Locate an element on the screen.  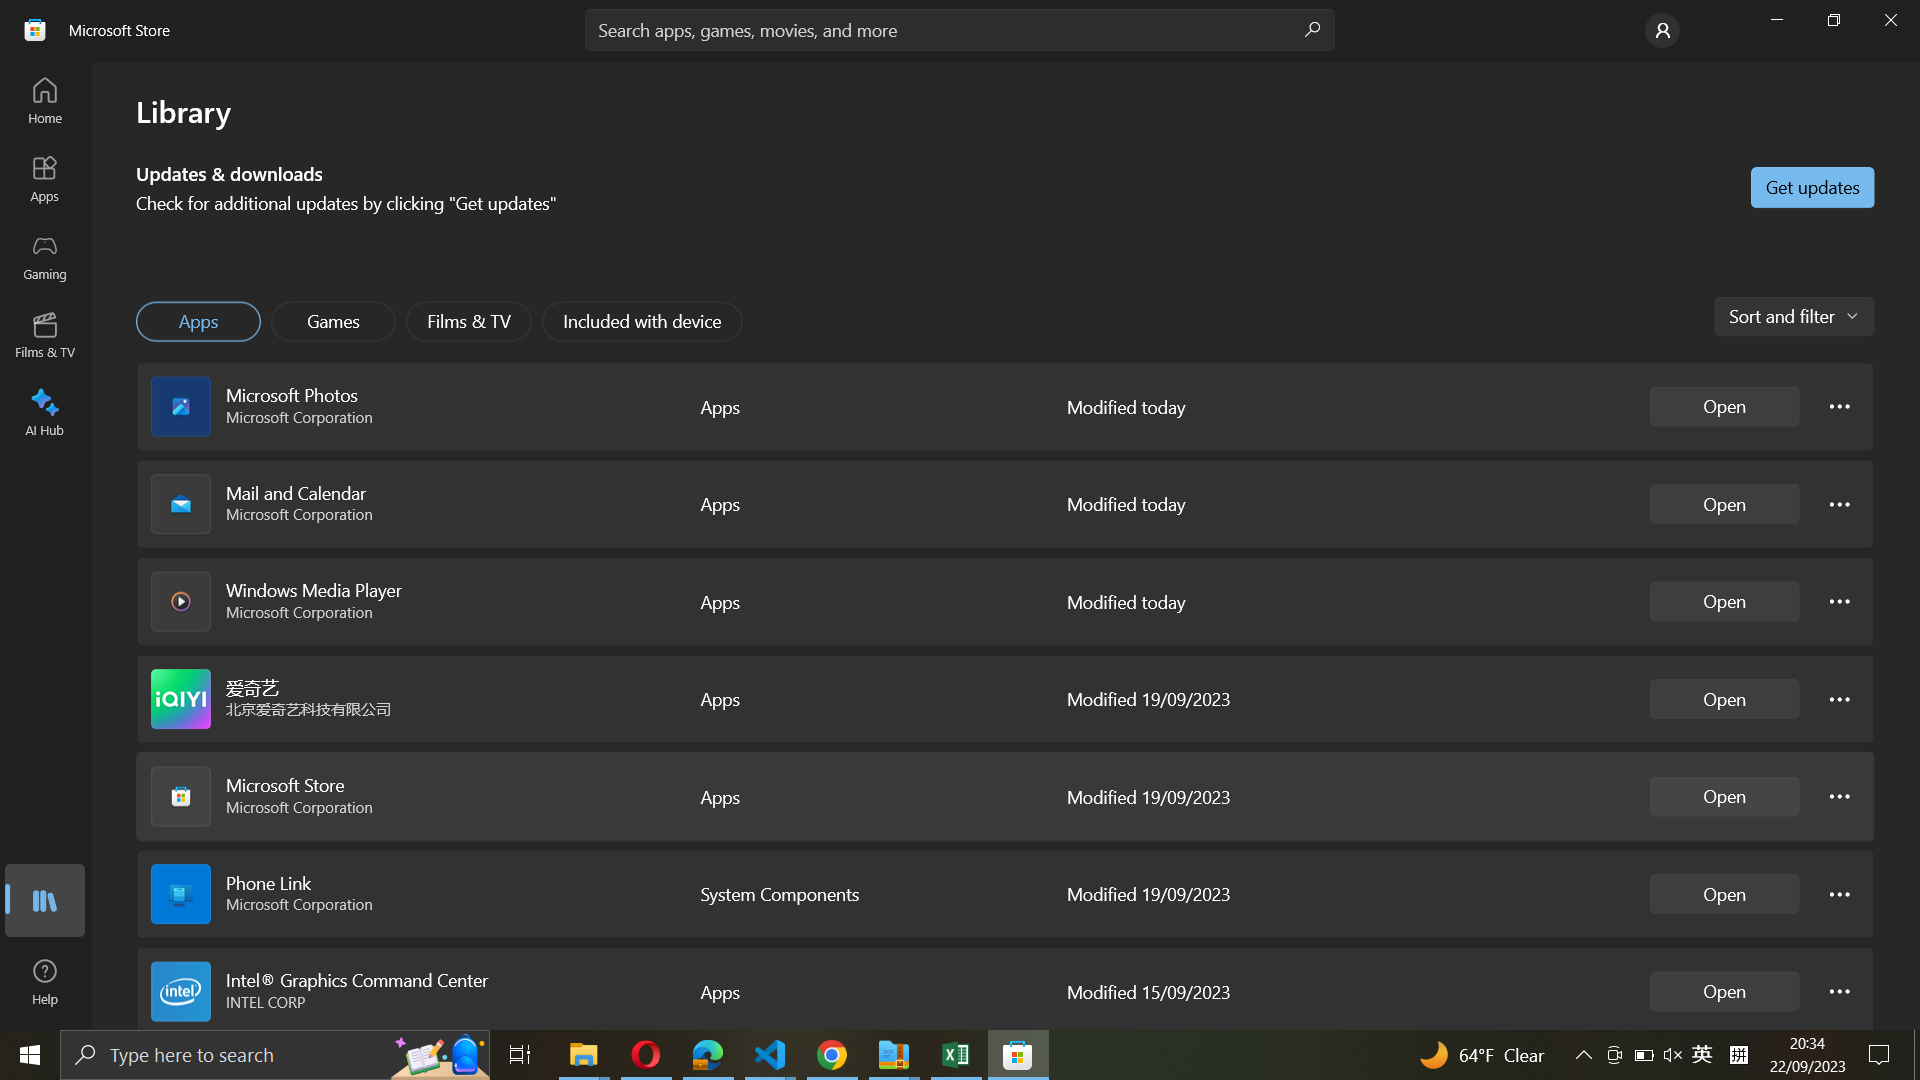
Go to Home is located at coordinates (46, 99).